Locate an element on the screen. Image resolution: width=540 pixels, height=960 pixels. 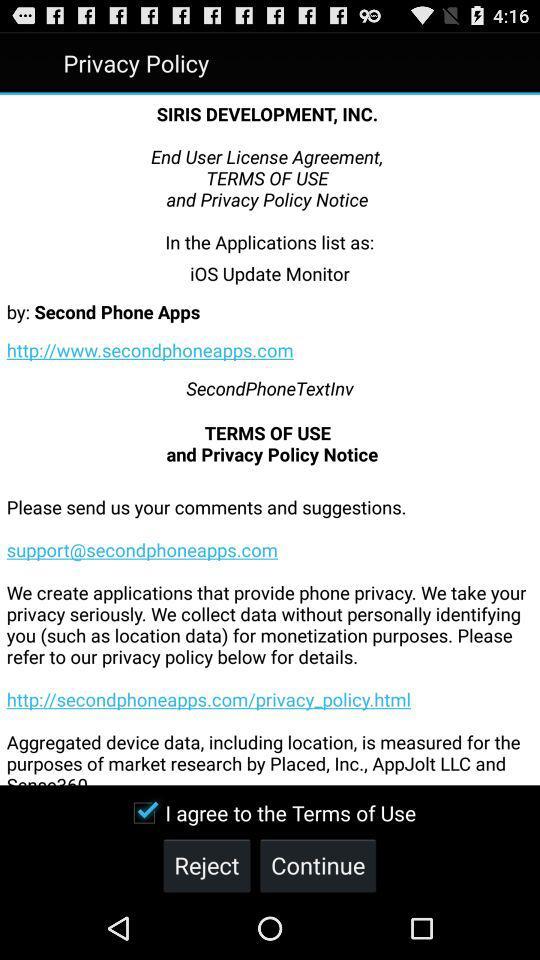
the i agree to checkbox is located at coordinates (269, 813).